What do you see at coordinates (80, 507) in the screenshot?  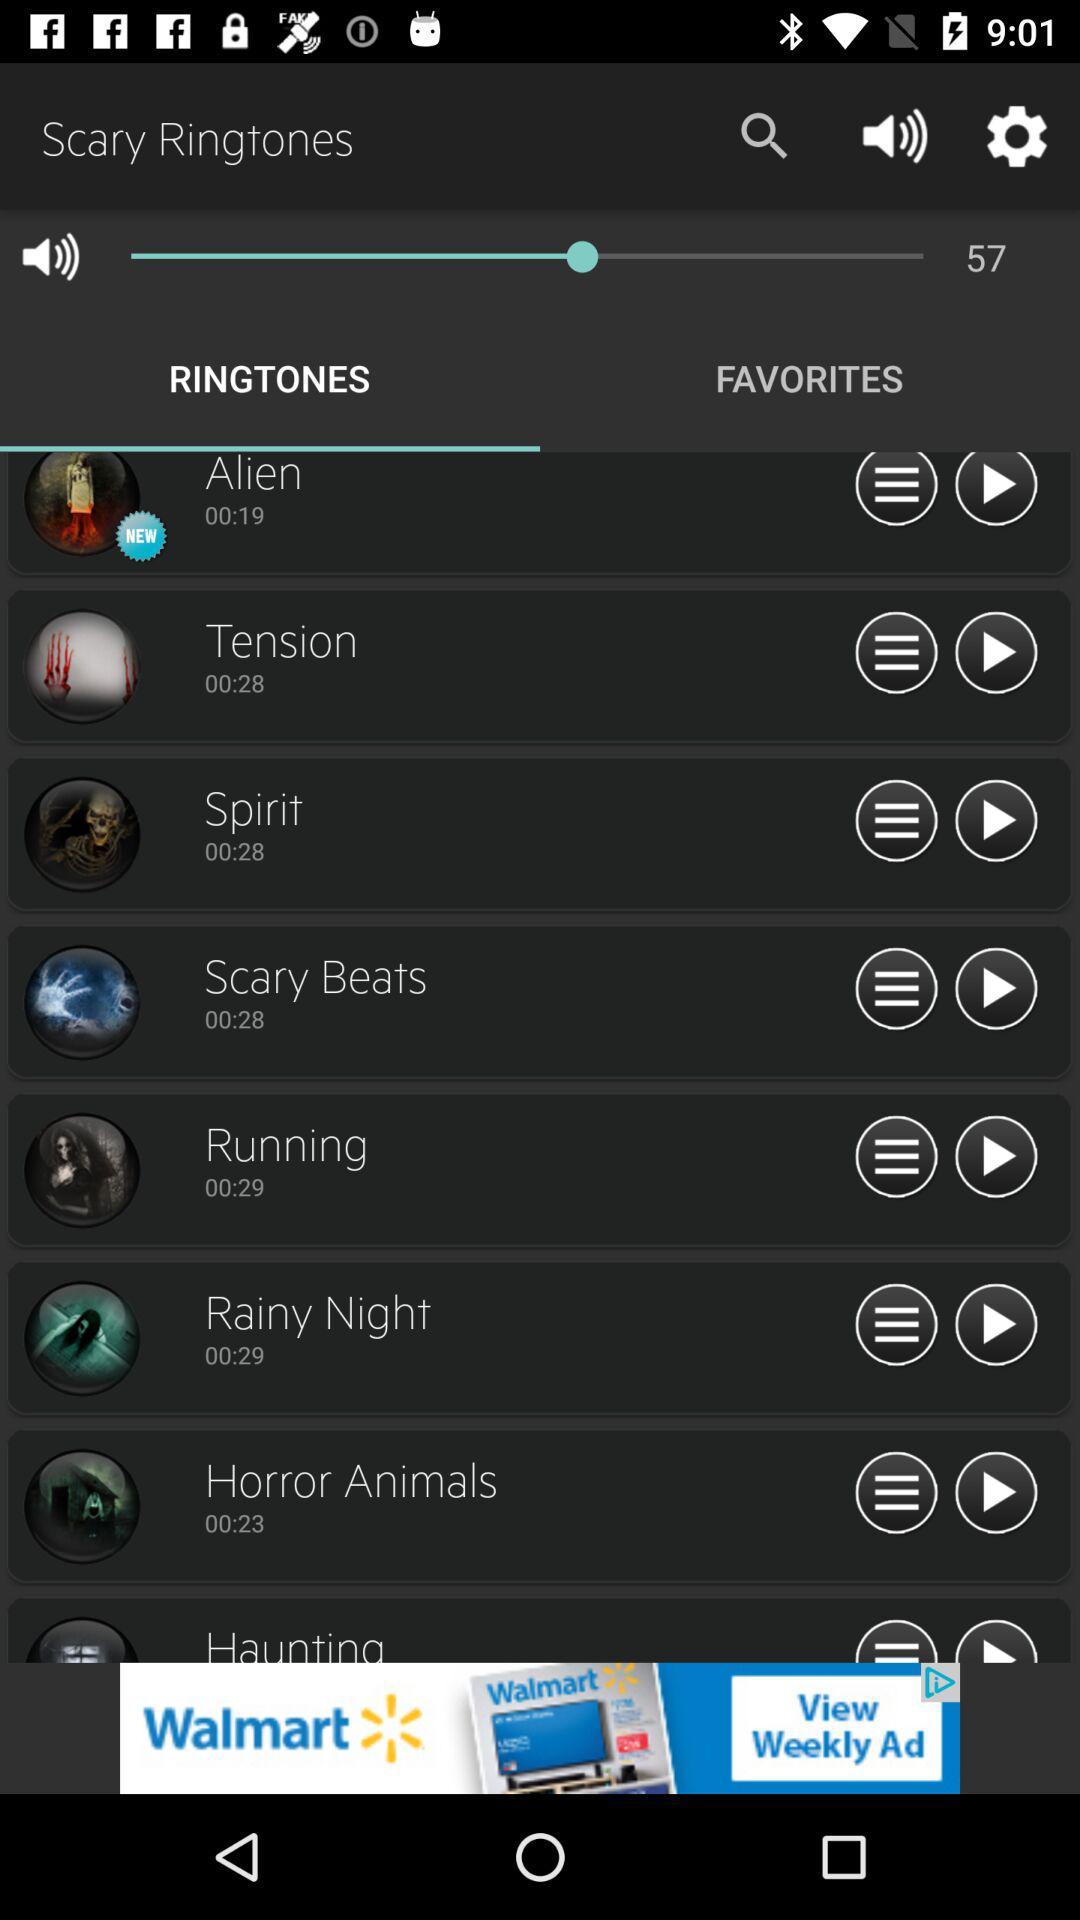 I see `alien ringtone` at bounding box center [80, 507].